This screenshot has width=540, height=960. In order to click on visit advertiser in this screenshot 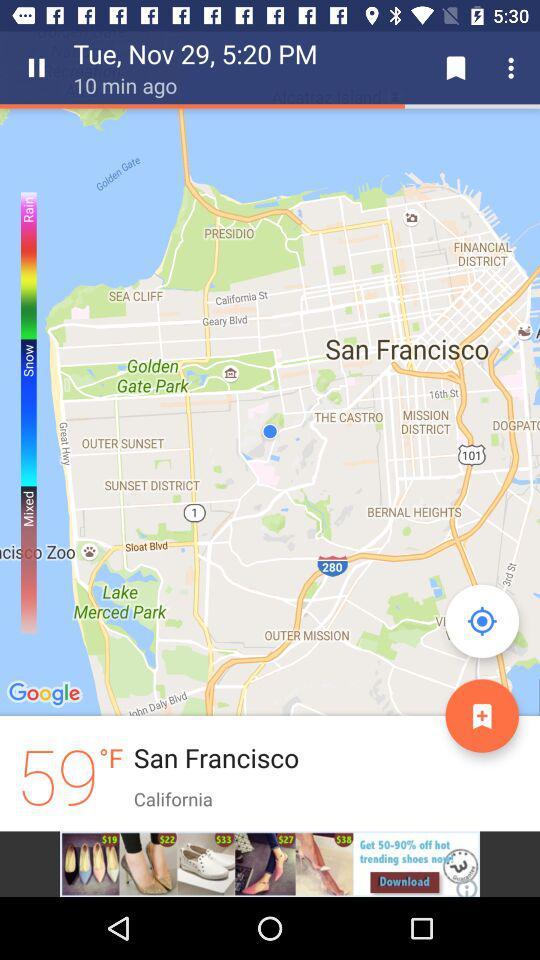, I will do `click(270, 863)`.